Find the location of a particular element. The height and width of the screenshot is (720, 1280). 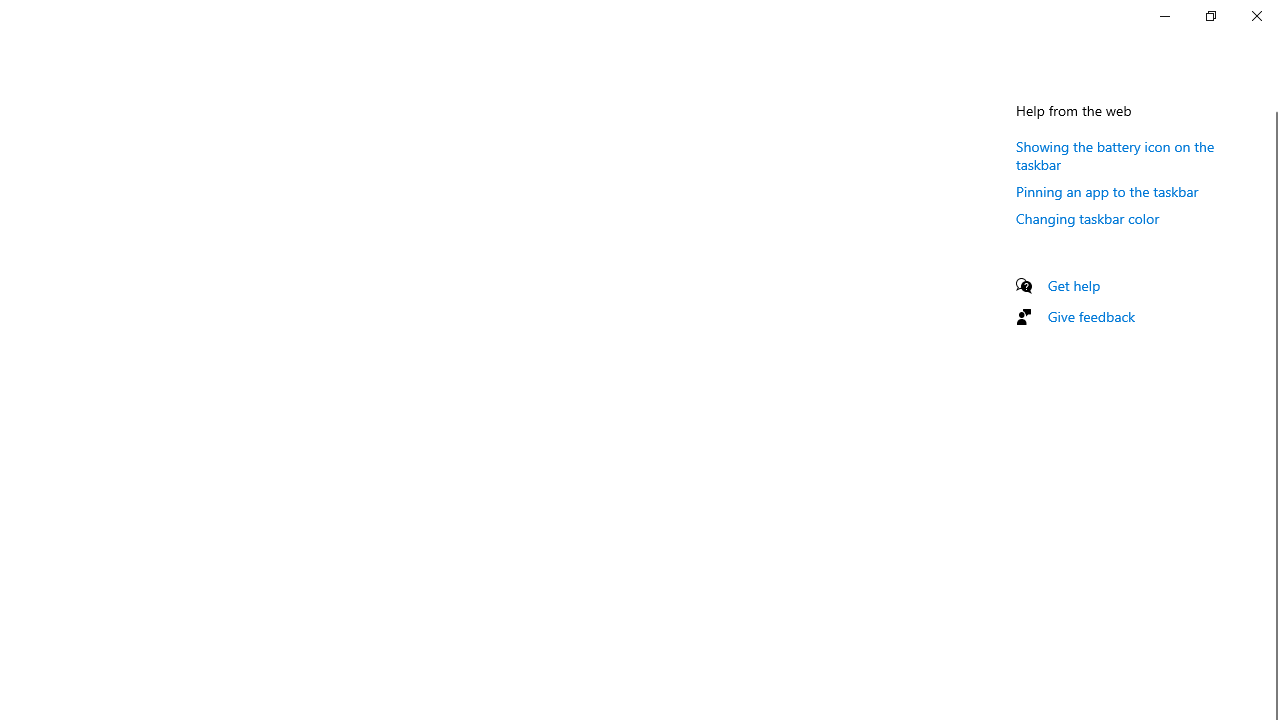

'Restore Settings' is located at coordinates (1209, 15).